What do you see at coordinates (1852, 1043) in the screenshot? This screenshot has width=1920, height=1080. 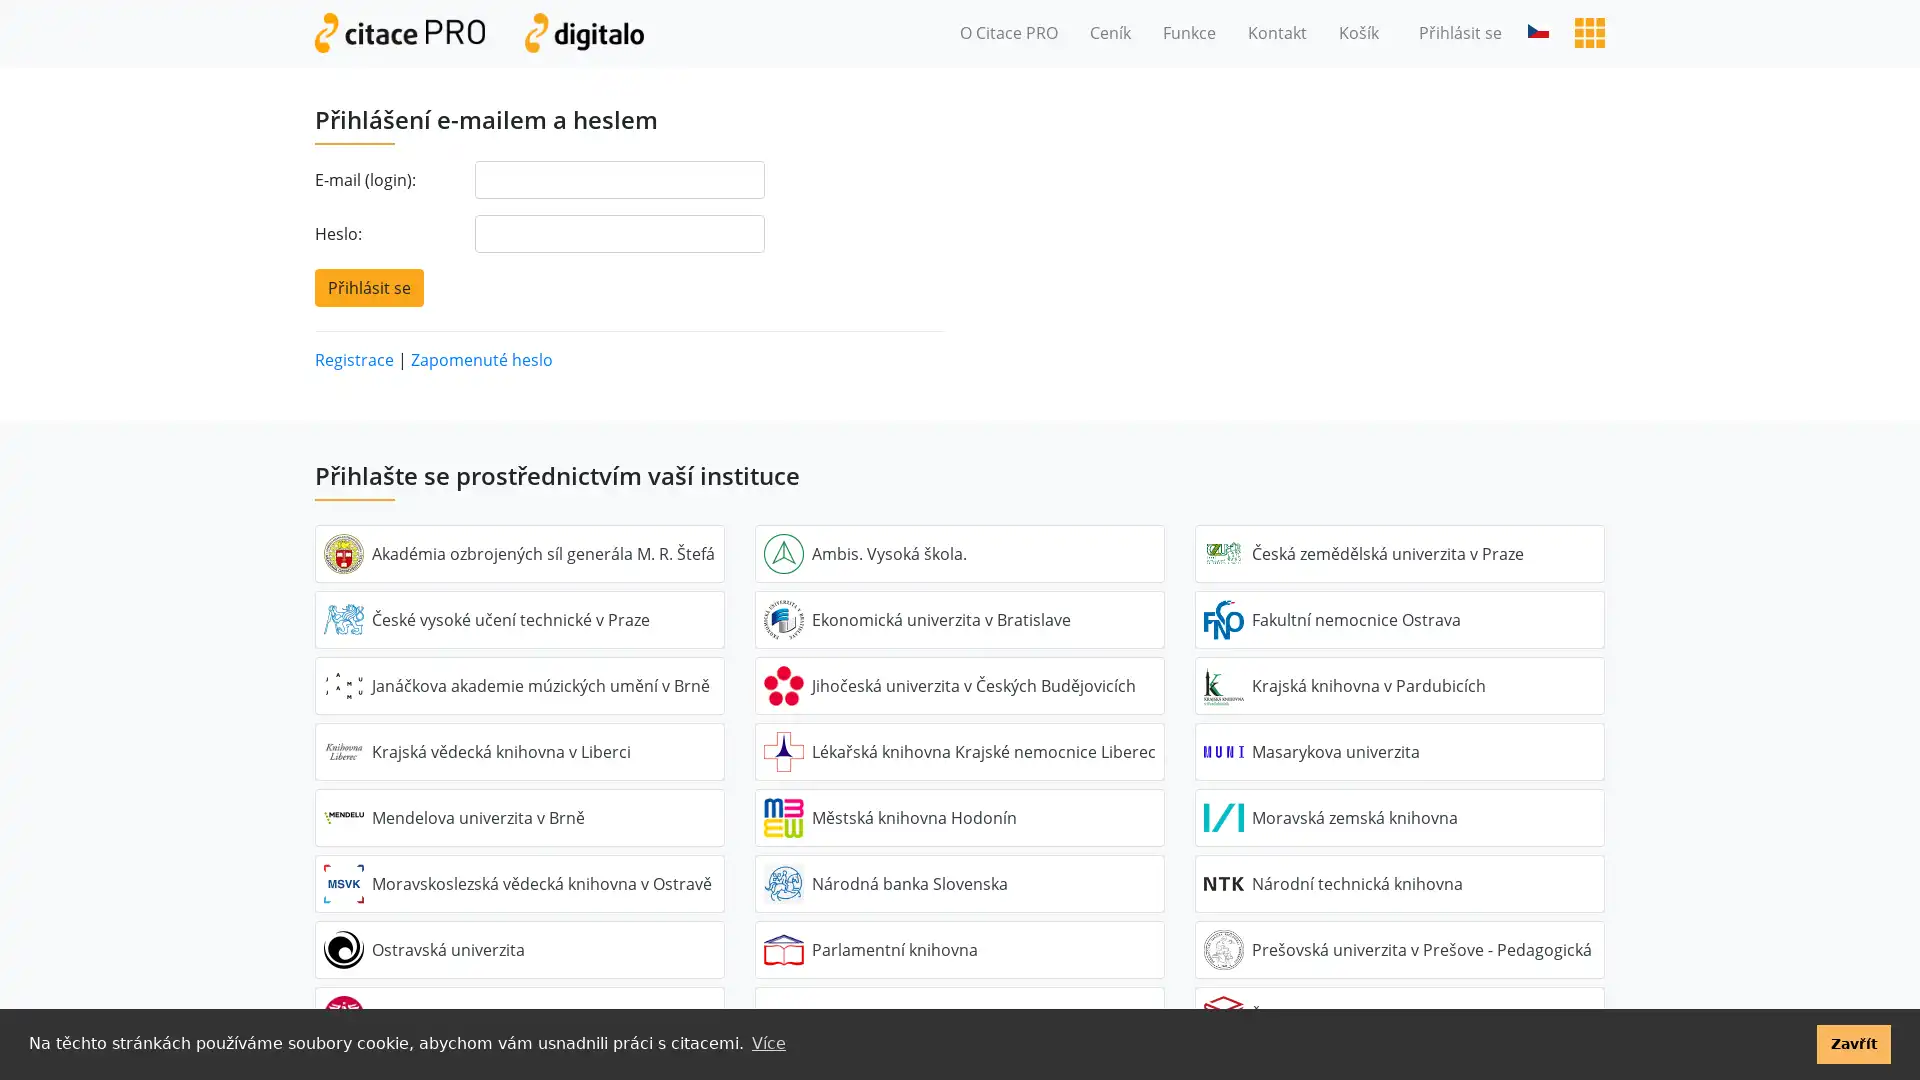 I see `dismiss cookie message` at bounding box center [1852, 1043].